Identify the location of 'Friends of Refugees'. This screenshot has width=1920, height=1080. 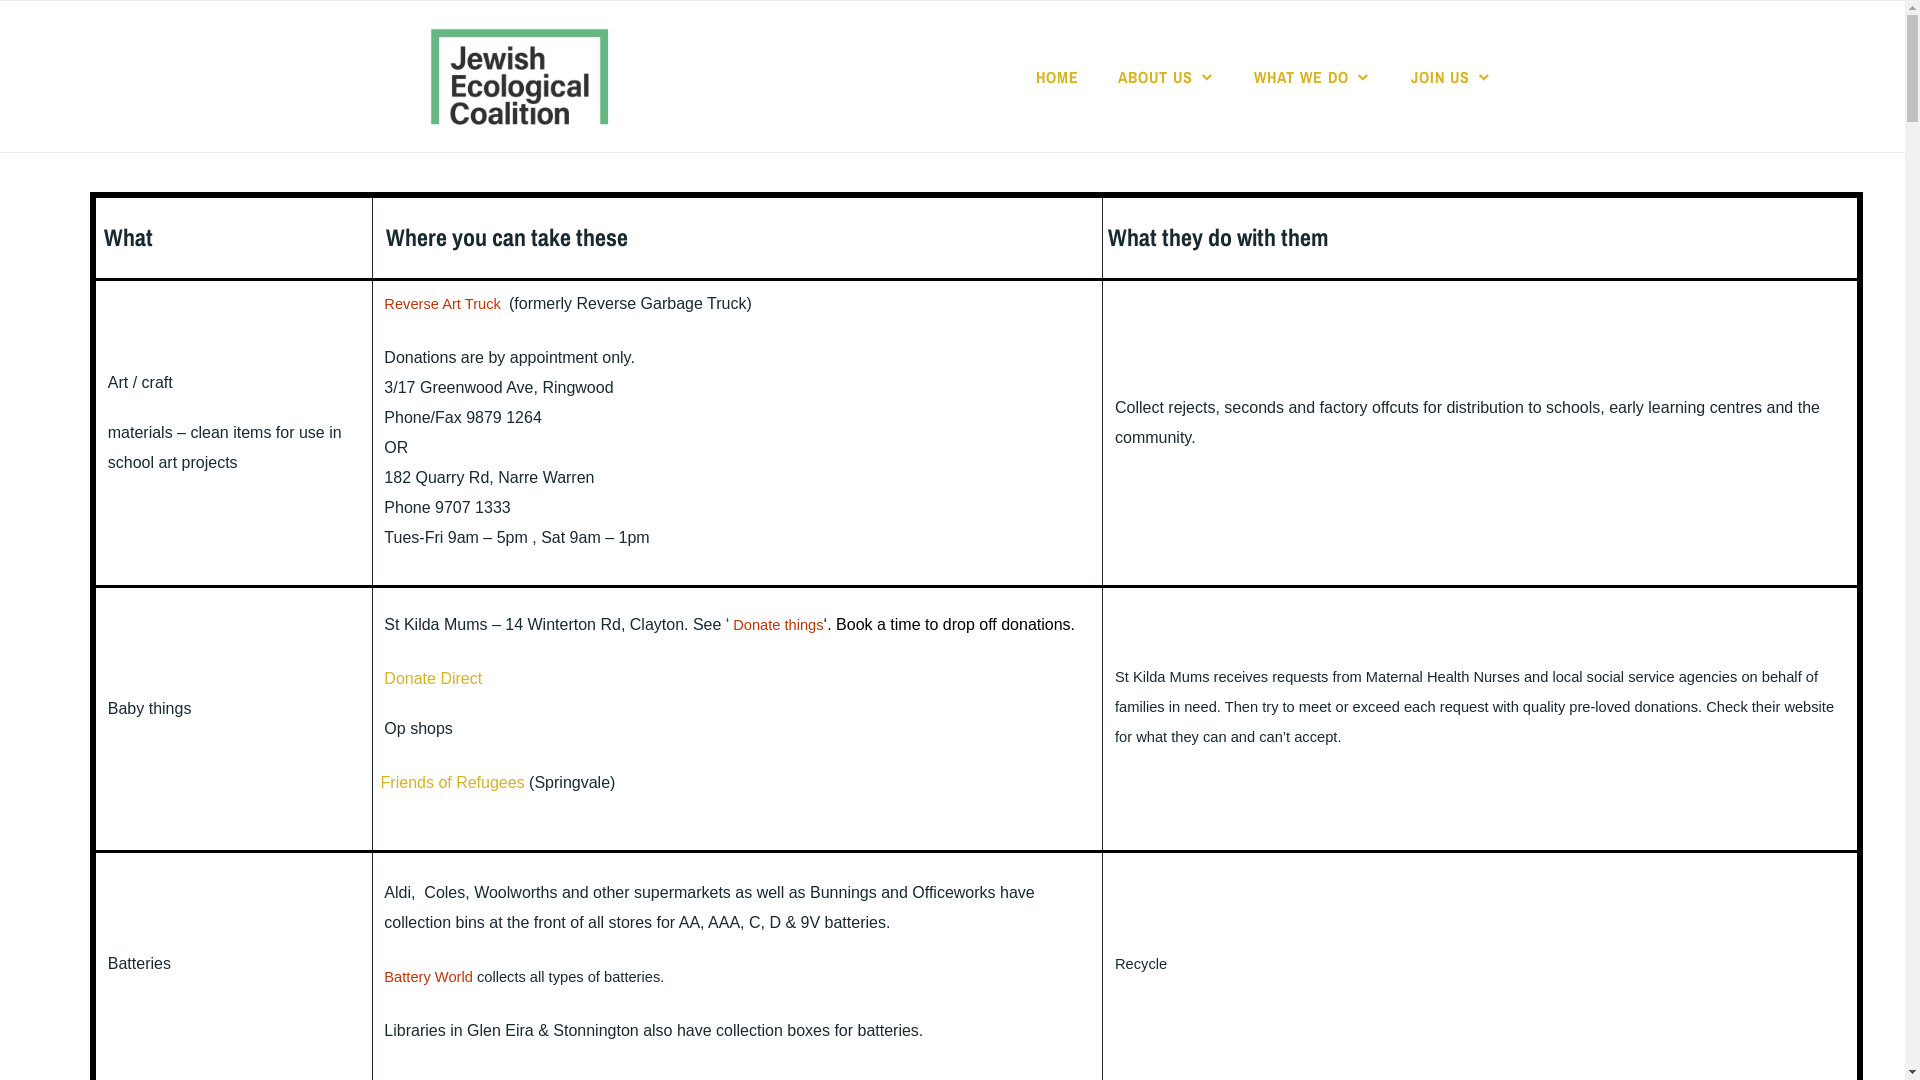
(451, 781).